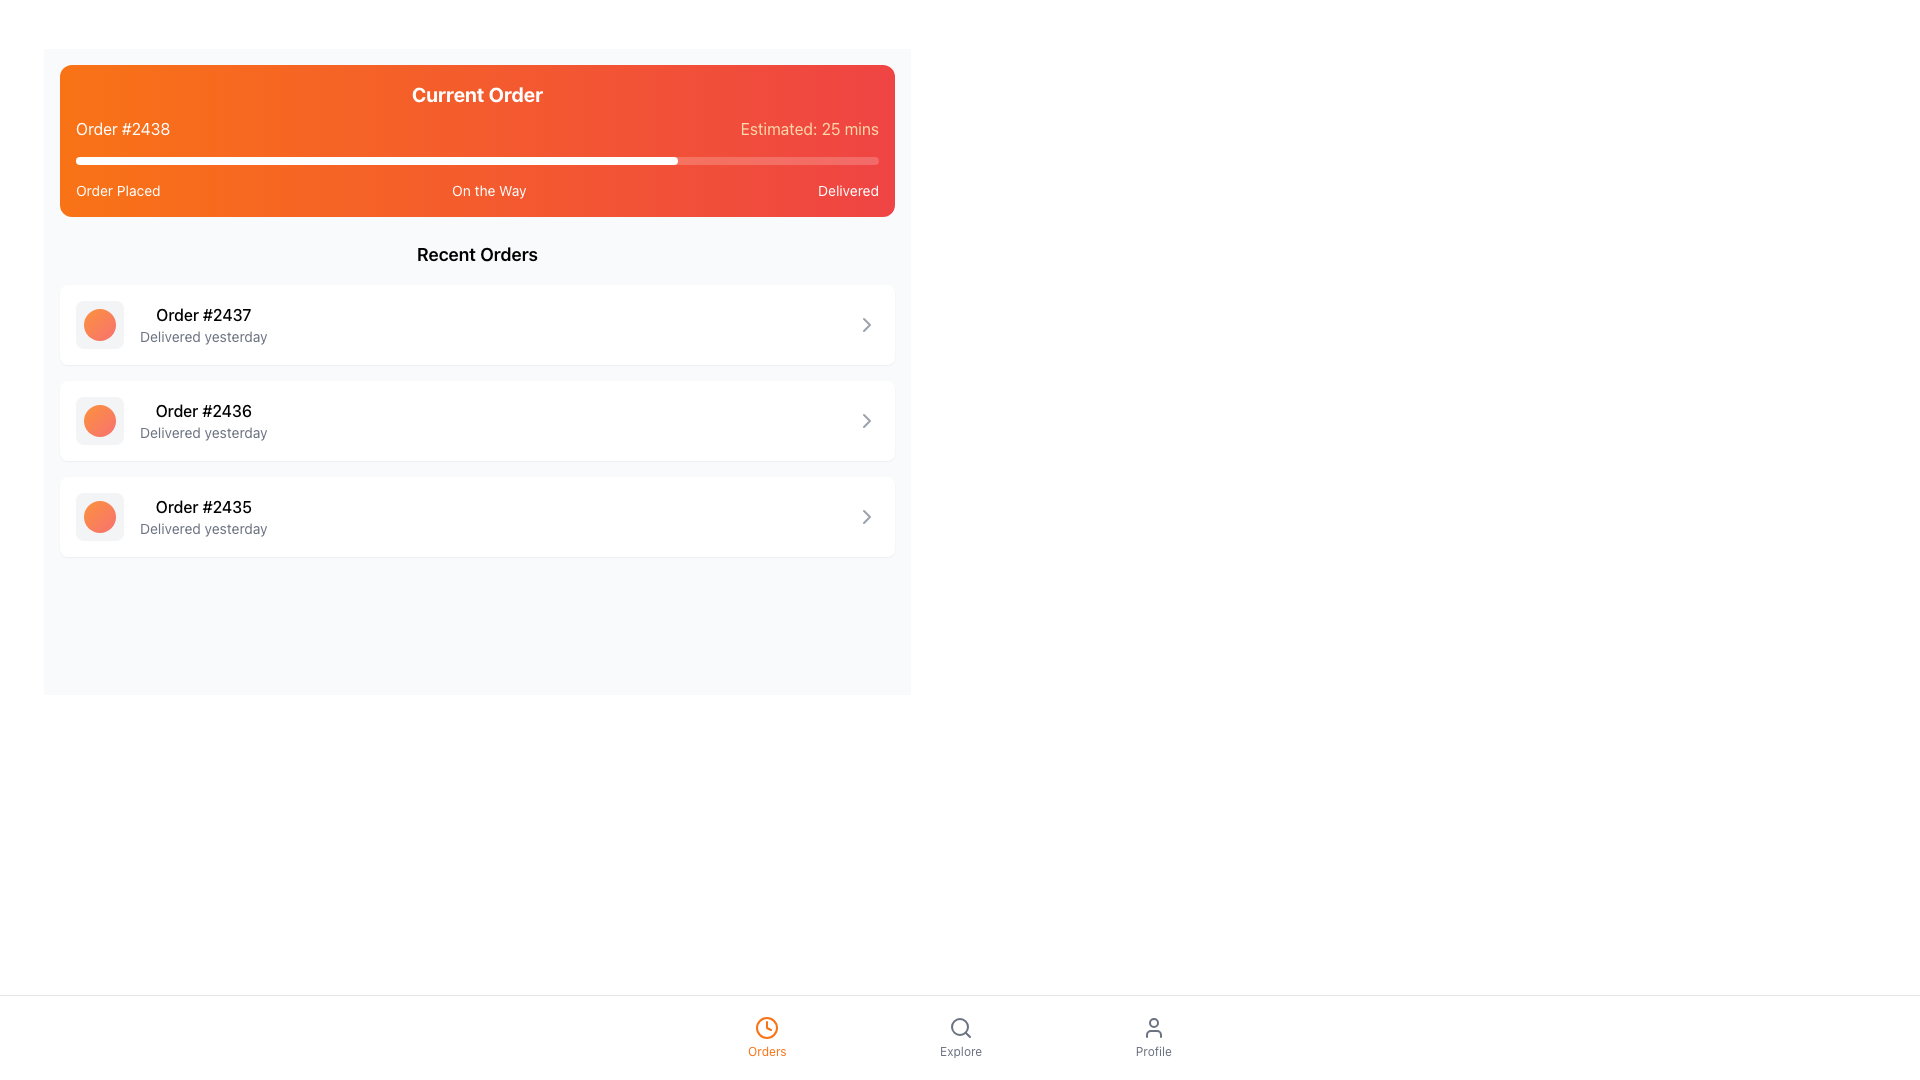  What do you see at coordinates (203, 527) in the screenshot?
I see `the text label element that reads 'Delivered yesterday', which is located directly below the order identifier 'Order #2435' in the recent orders list` at bounding box center [203, 527].